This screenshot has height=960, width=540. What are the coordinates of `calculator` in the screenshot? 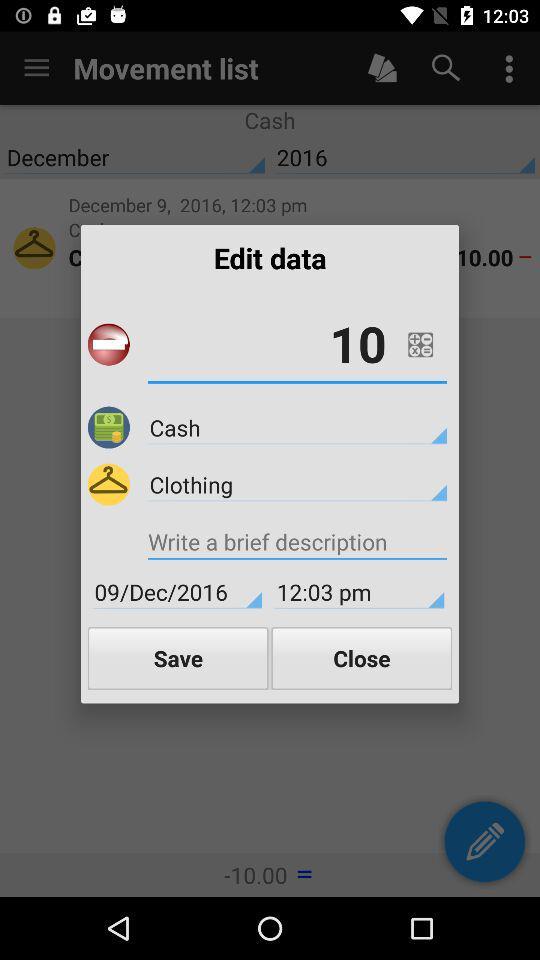 It's located at (419, 344).